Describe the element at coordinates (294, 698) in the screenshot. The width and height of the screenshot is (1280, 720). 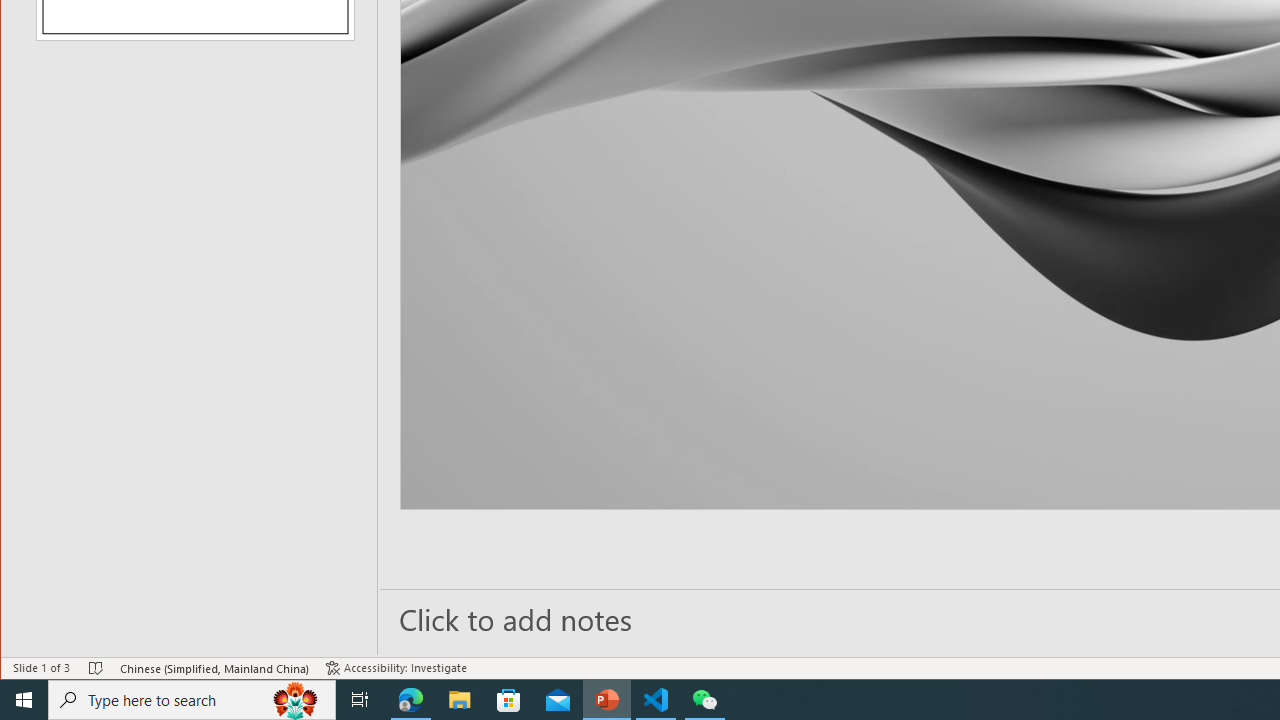
I see `'Search highlights icon opens search home window'` at that location.